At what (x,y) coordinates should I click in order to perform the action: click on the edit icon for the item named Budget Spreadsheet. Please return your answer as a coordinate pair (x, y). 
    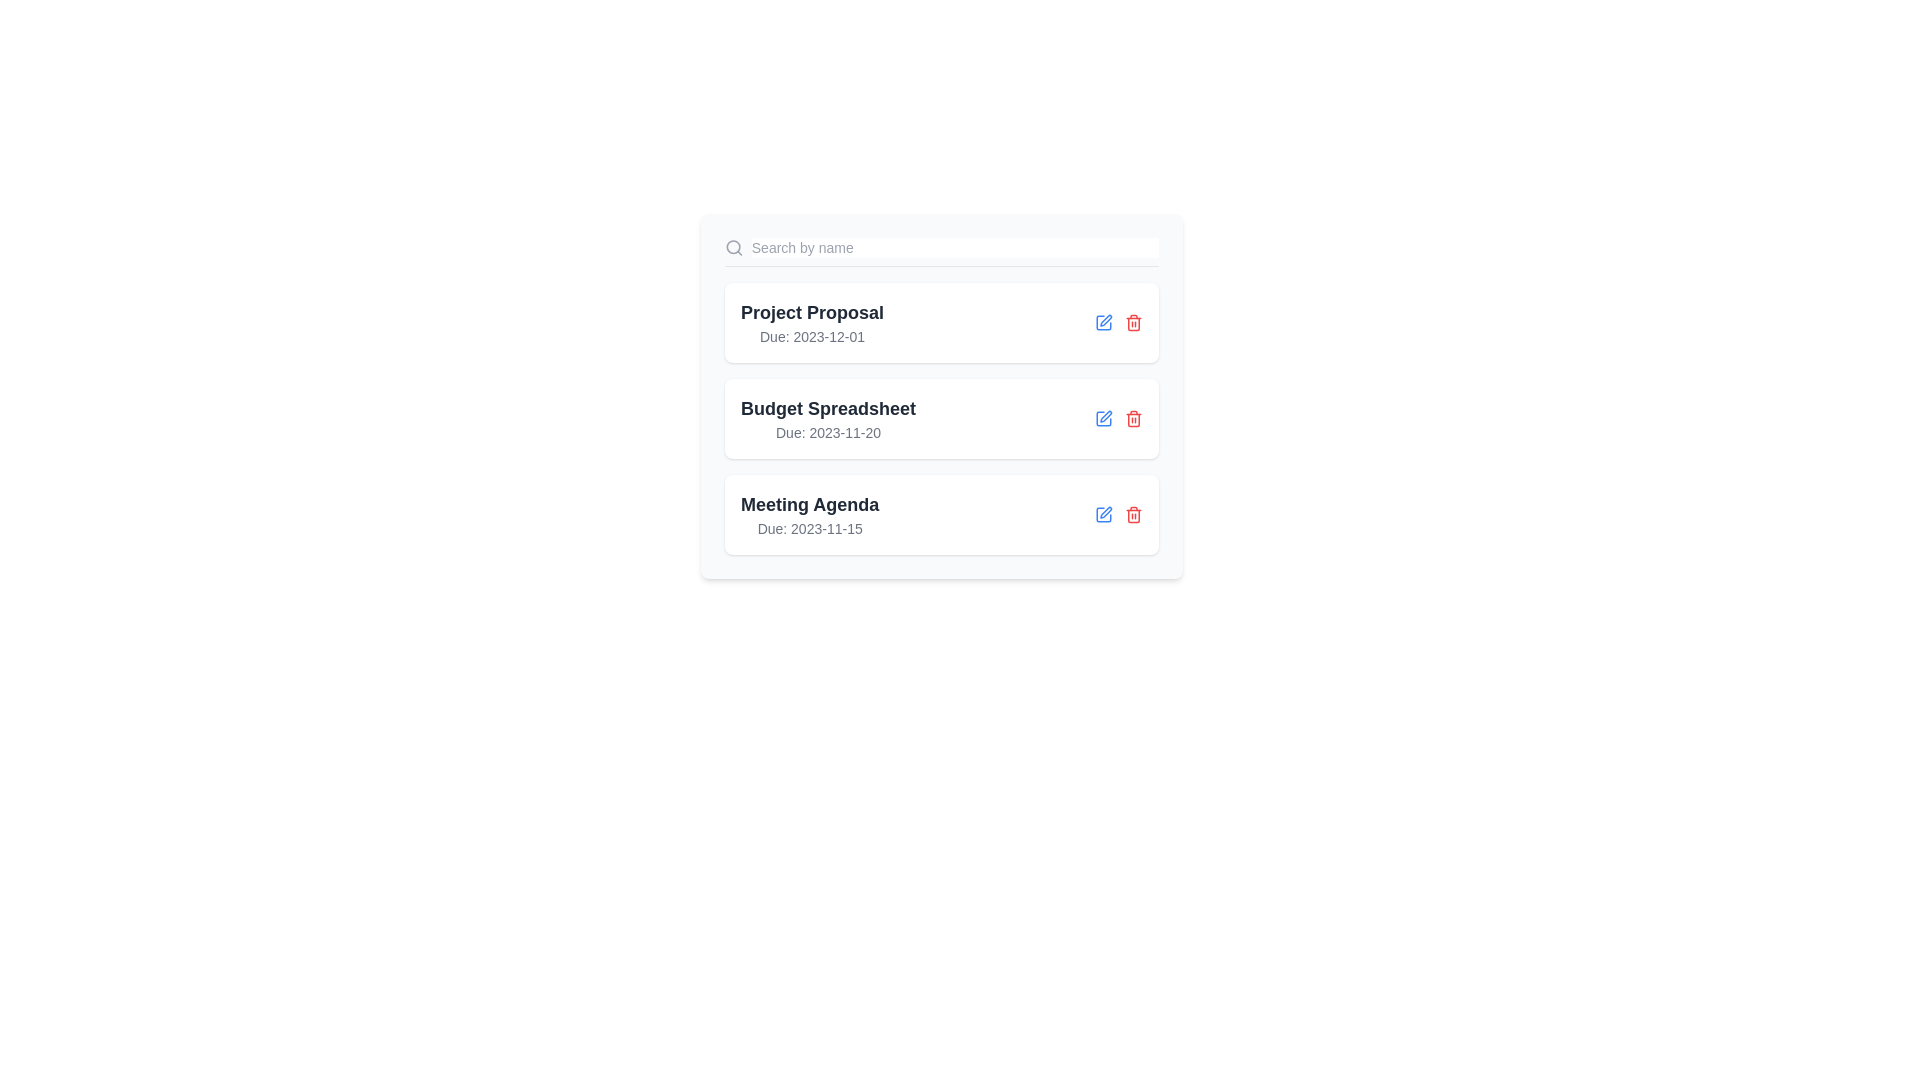
    Looking at the image, I should click on (1103, 418).